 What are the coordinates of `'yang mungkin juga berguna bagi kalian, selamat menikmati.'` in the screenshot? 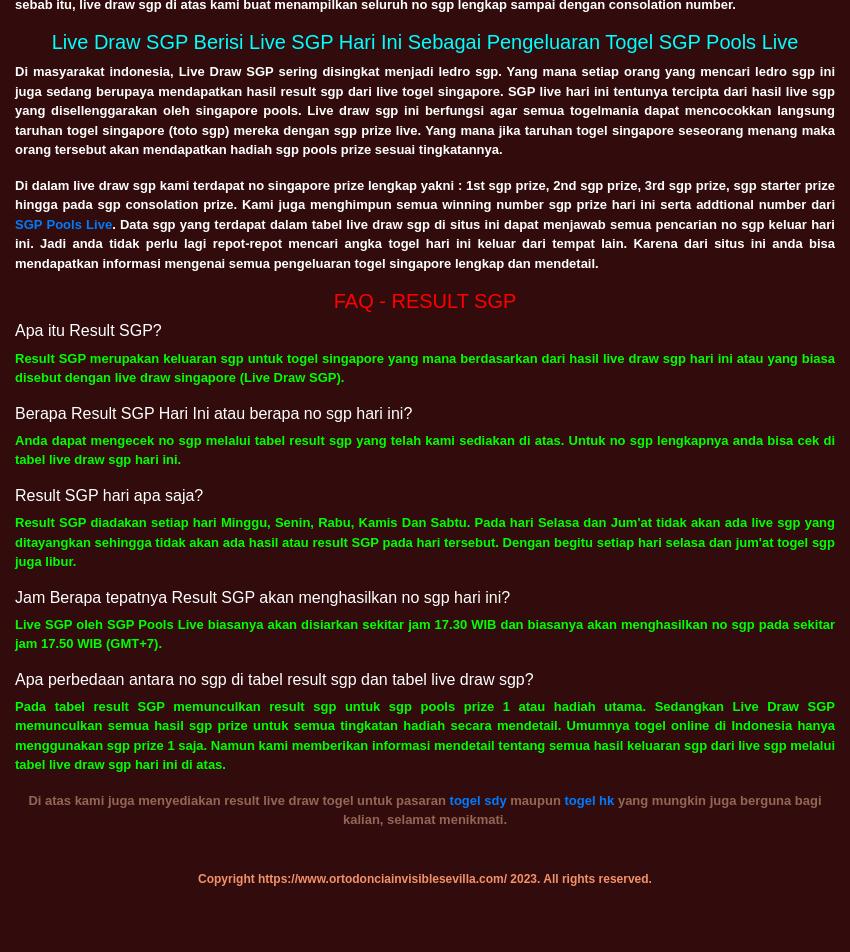 It's located at (581, 809).